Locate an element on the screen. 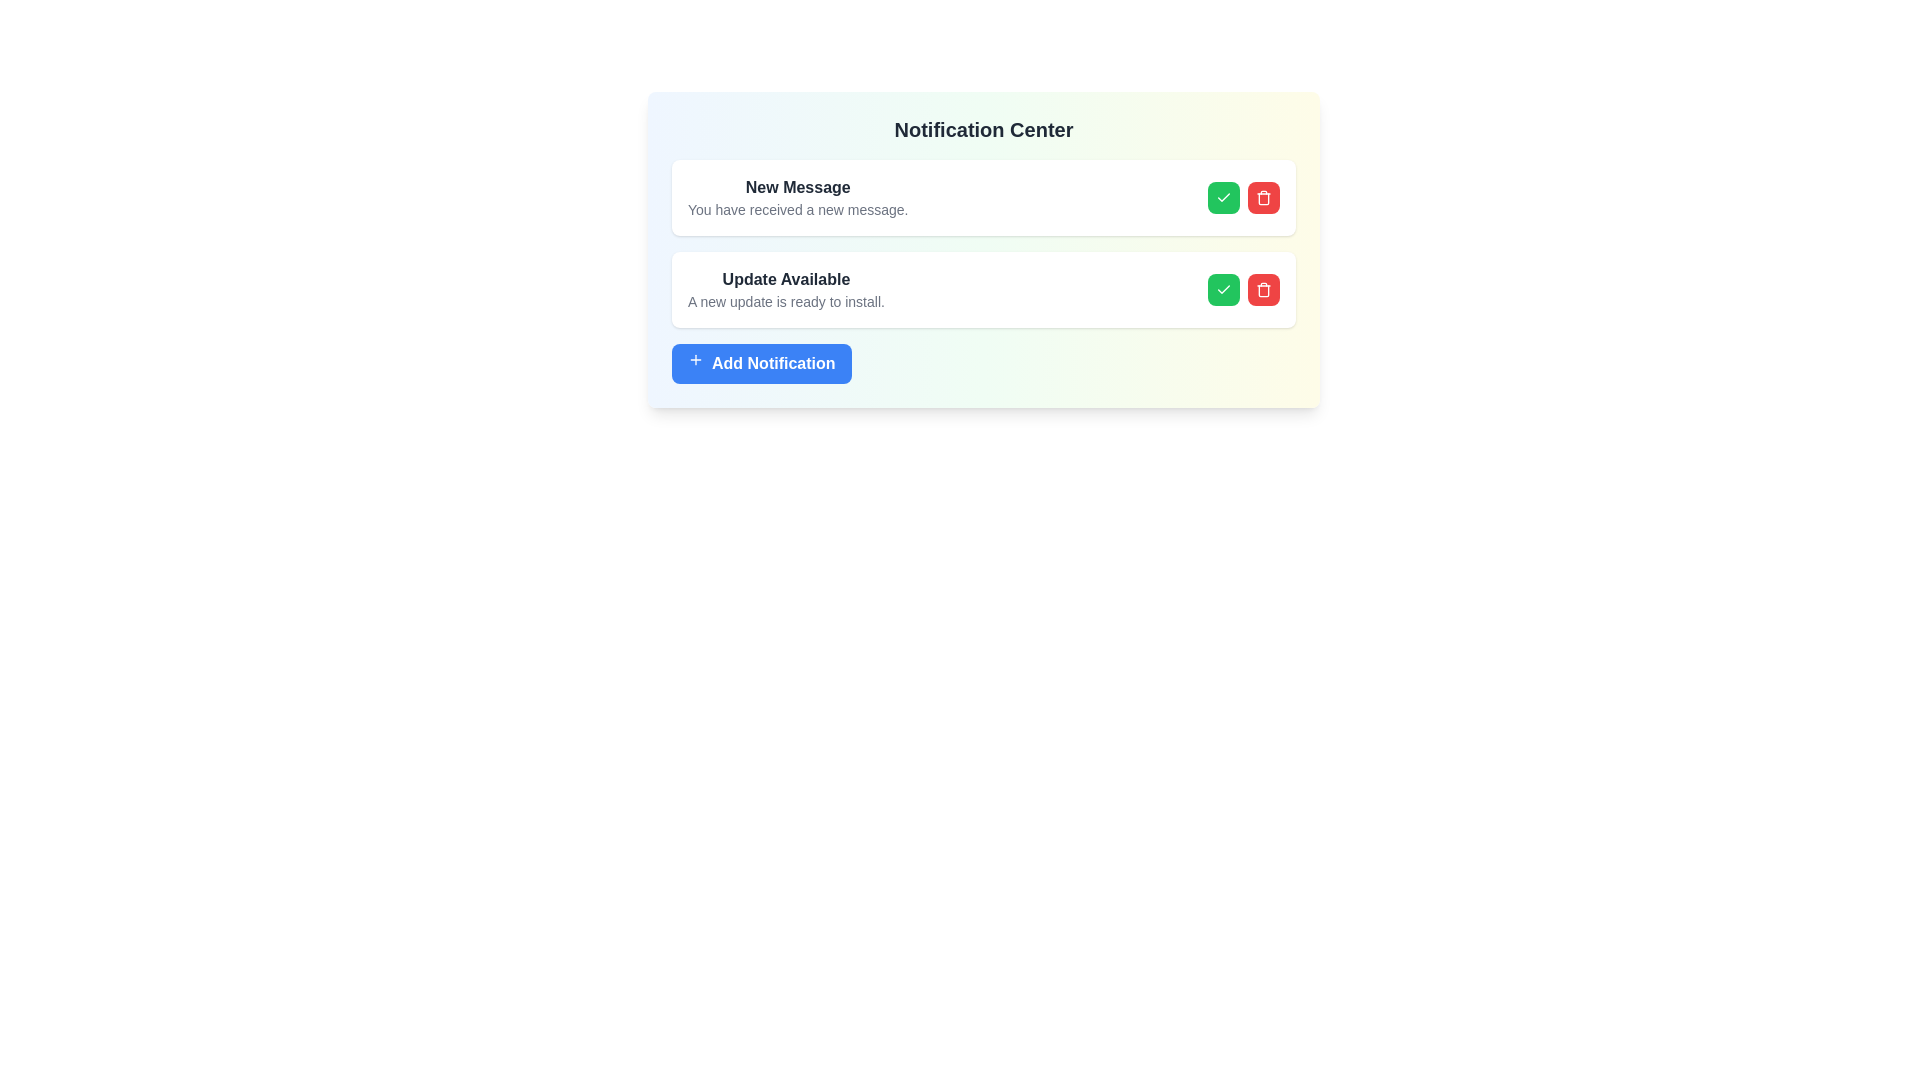 The height and width of the screenshot is (1080, 1920). the green checkmark button to acknowledge the 'New Message' notification in the Notification Center interface is located at coordinates (1223, 197).